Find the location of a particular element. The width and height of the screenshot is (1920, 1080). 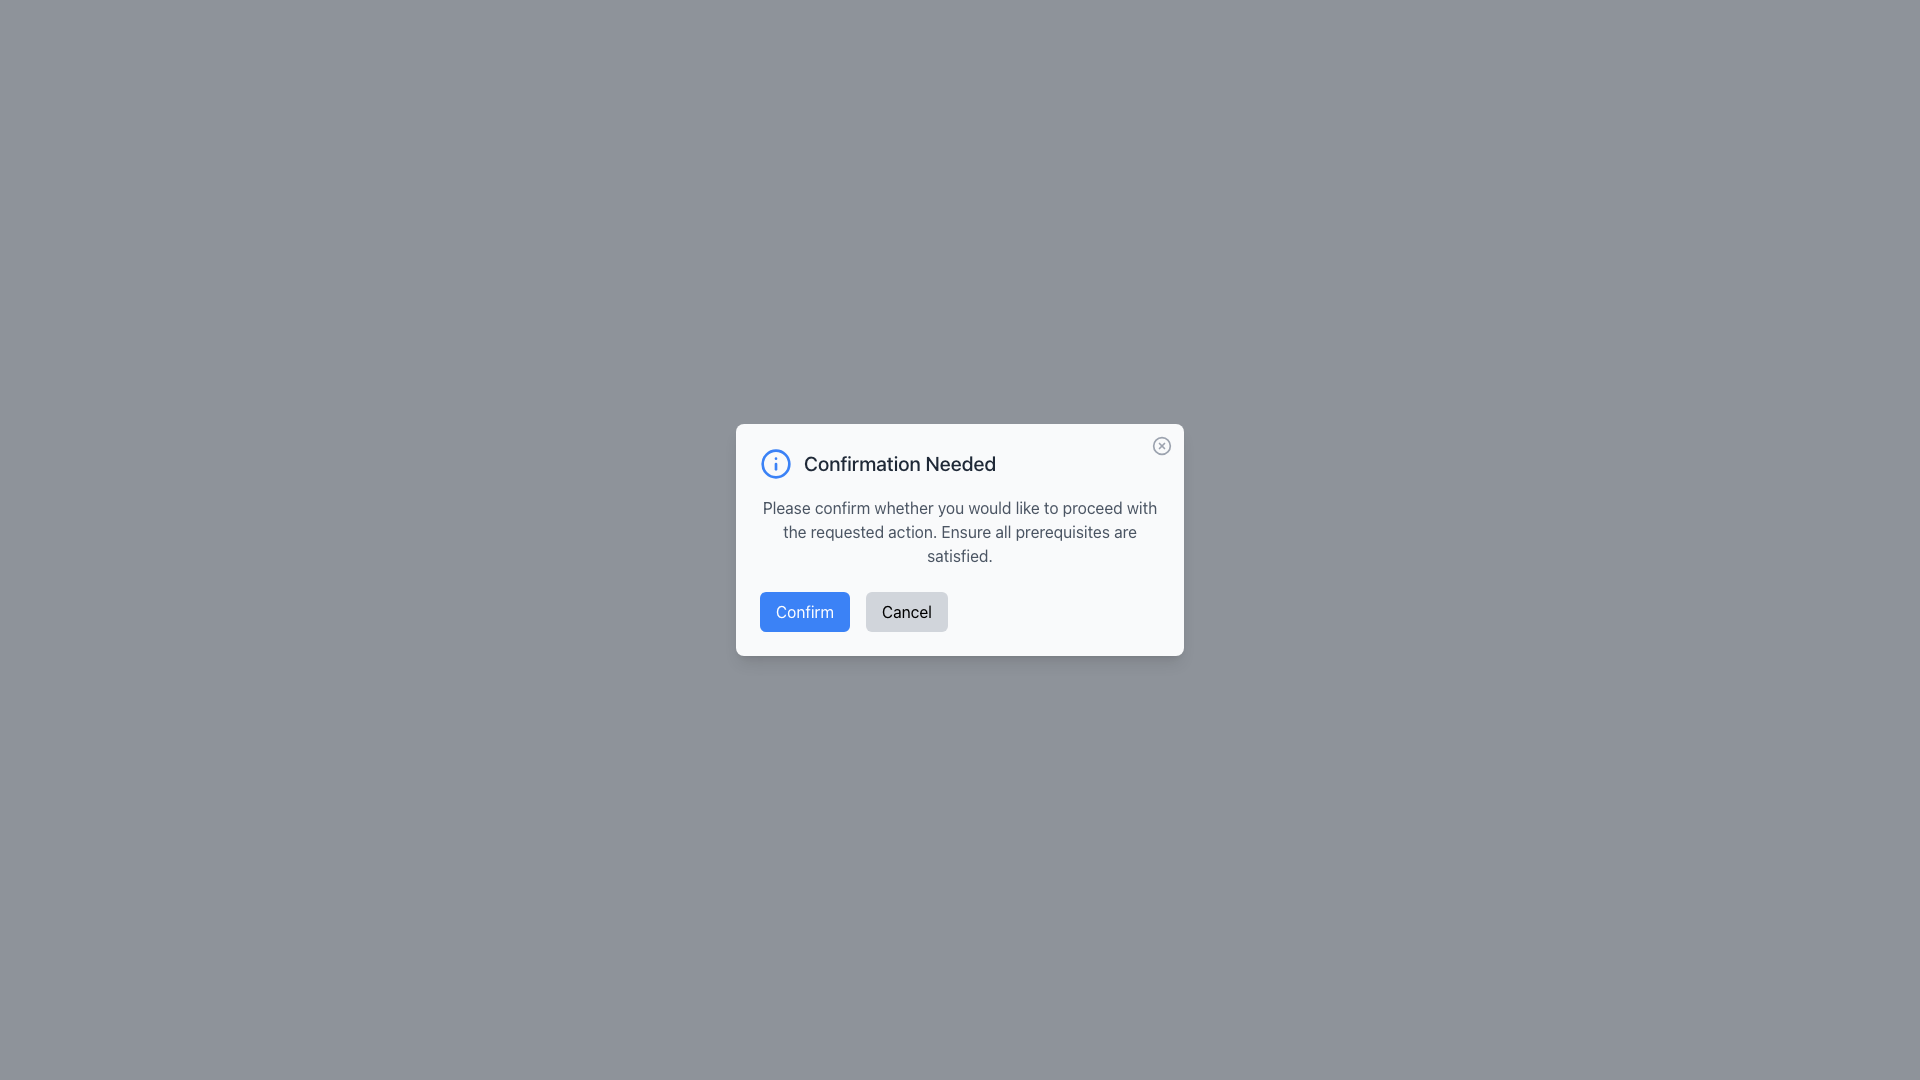

the 'Confirm' button, which has a blue background and white text, located at the bottom section of a dialog box, to trigger its hover effect is located at coordinates (805, 611).